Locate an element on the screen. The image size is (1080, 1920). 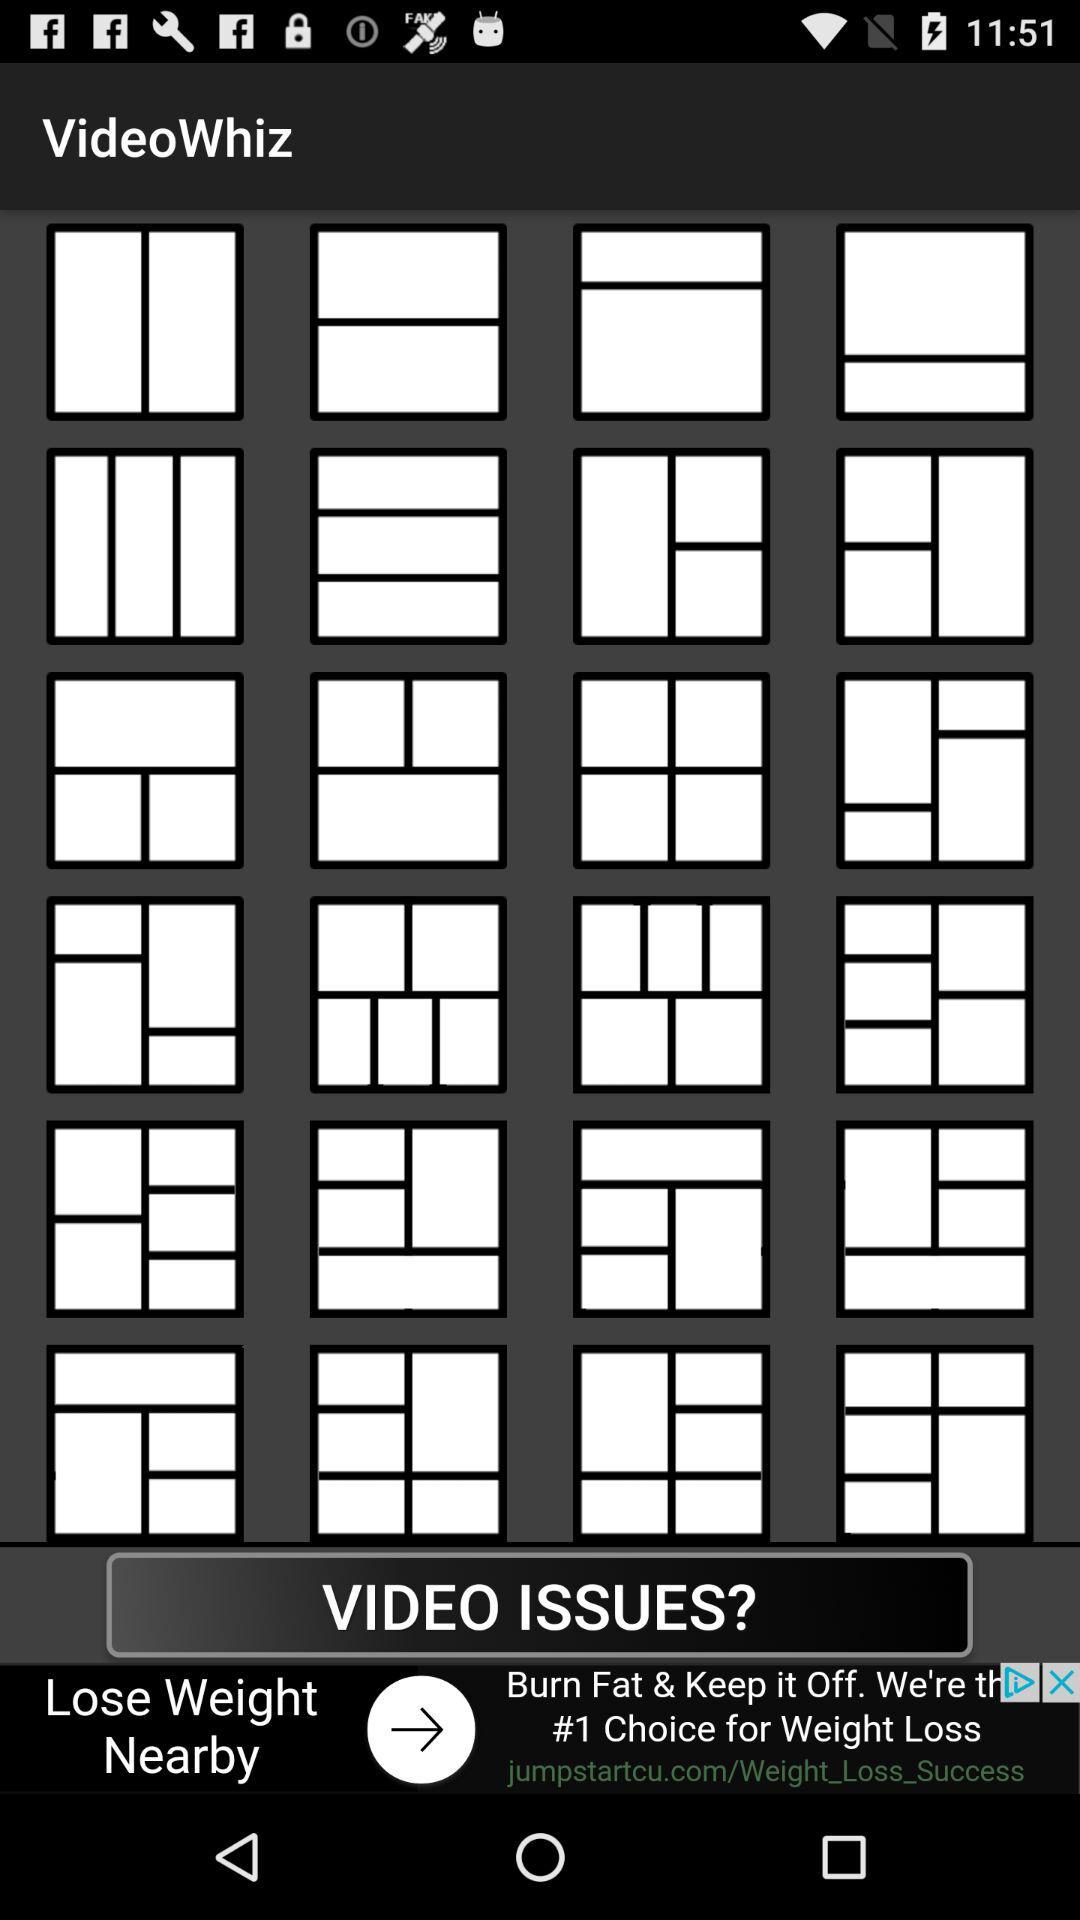
collage model box is located at coordinates (671, 994).